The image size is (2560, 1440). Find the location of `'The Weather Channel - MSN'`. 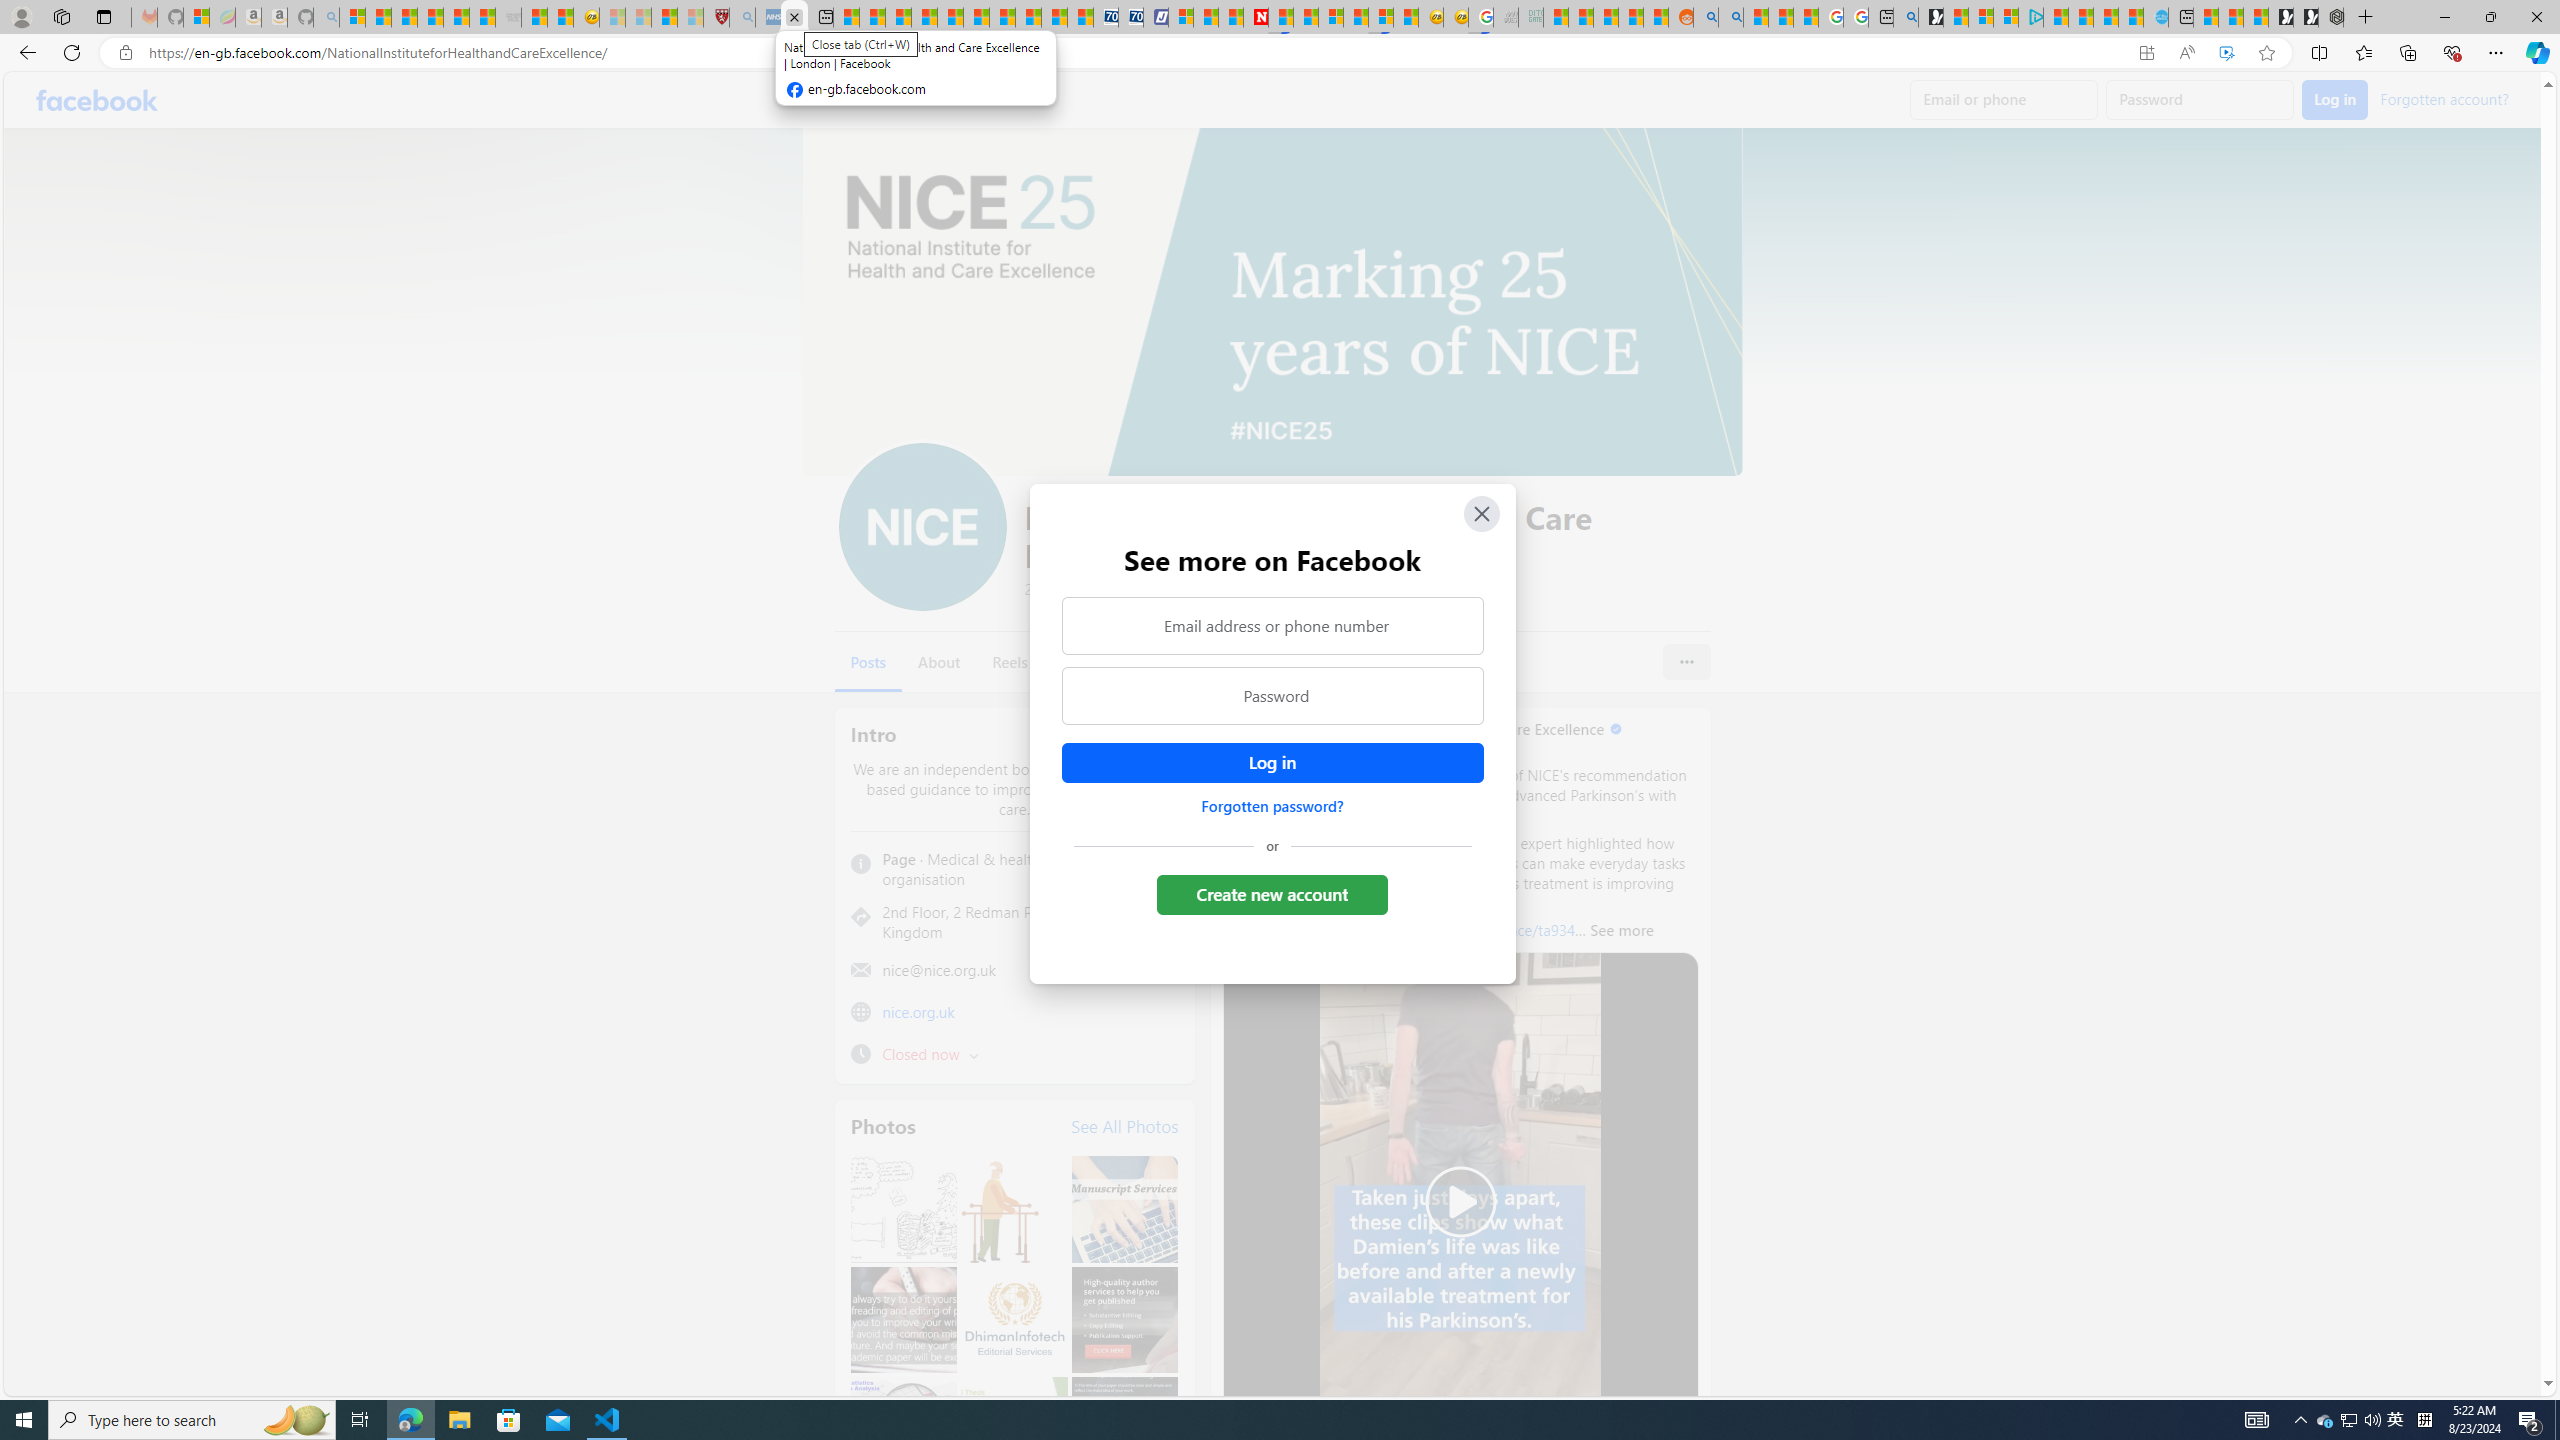

'The Weather Channel - MSN' is located at coordinates (403, 16).